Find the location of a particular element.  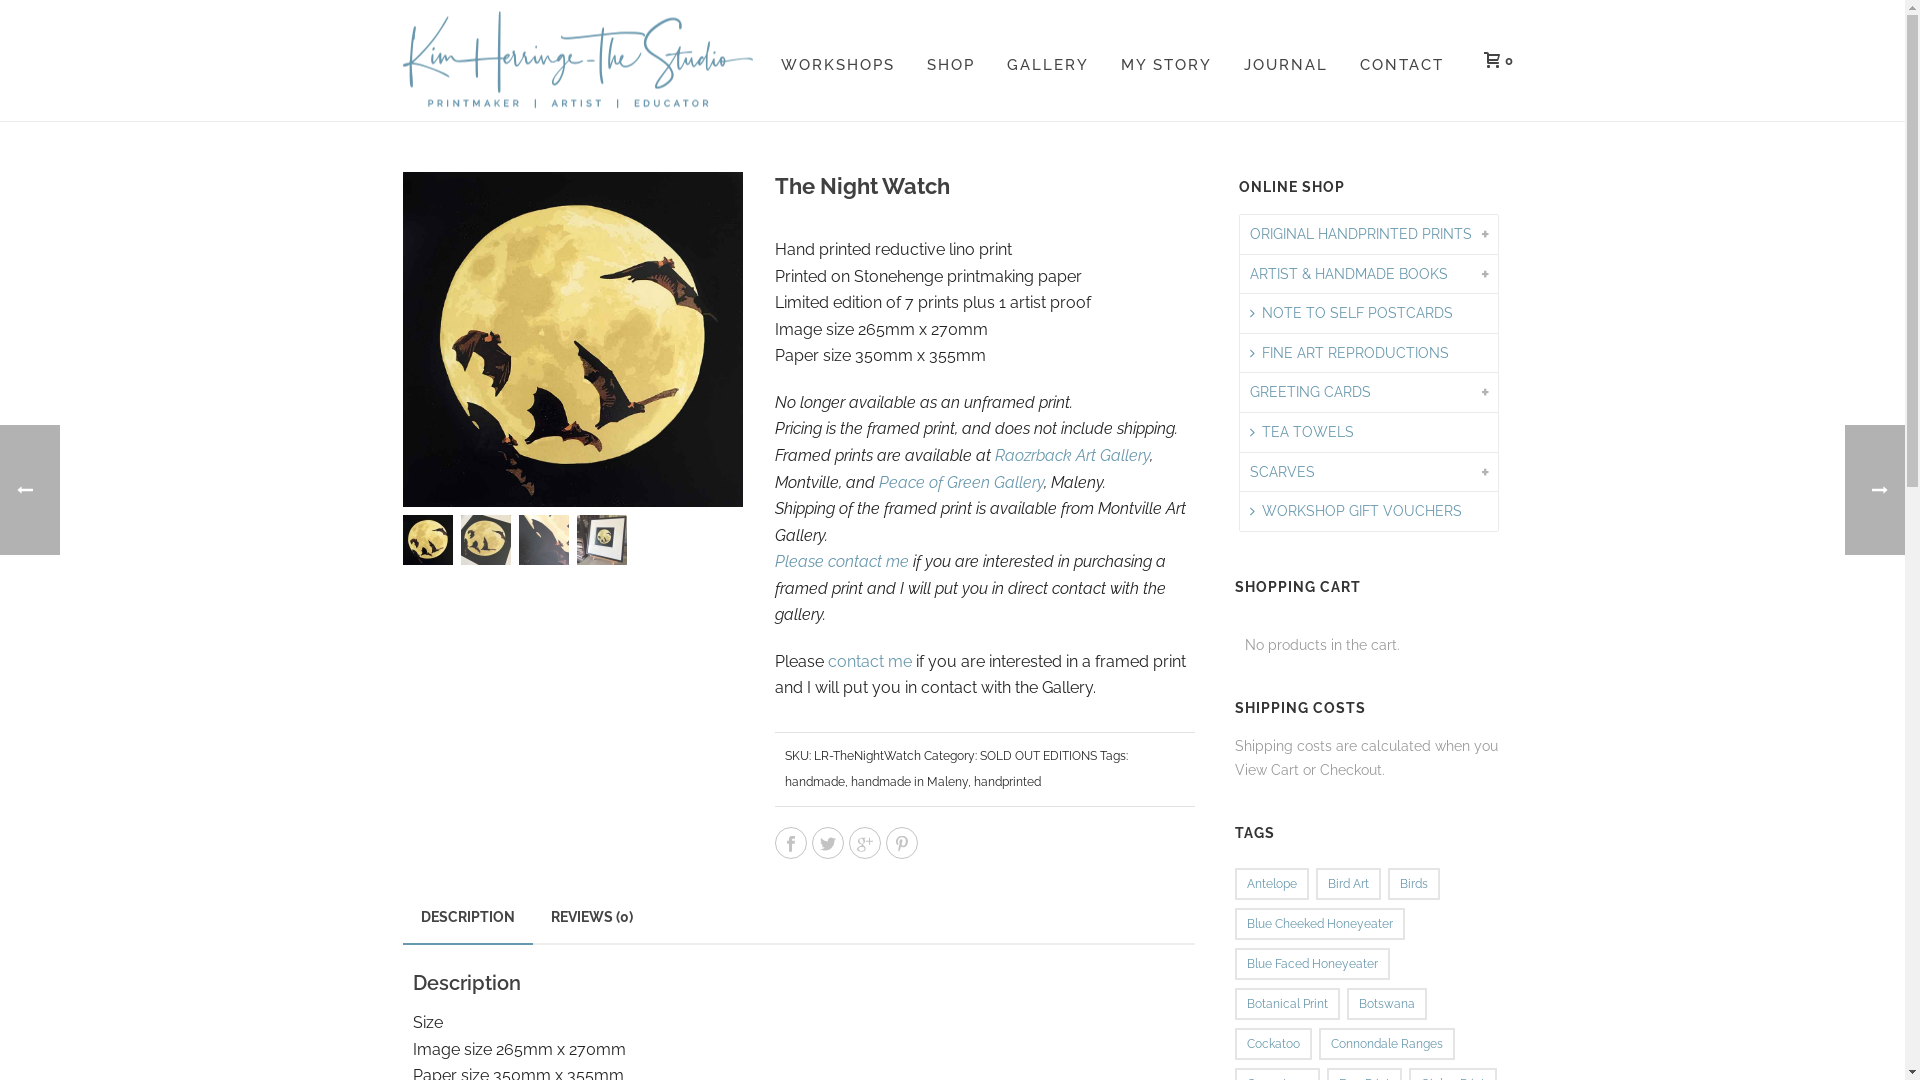

'Cockatoo' is located at coordinates (1272, 1043).